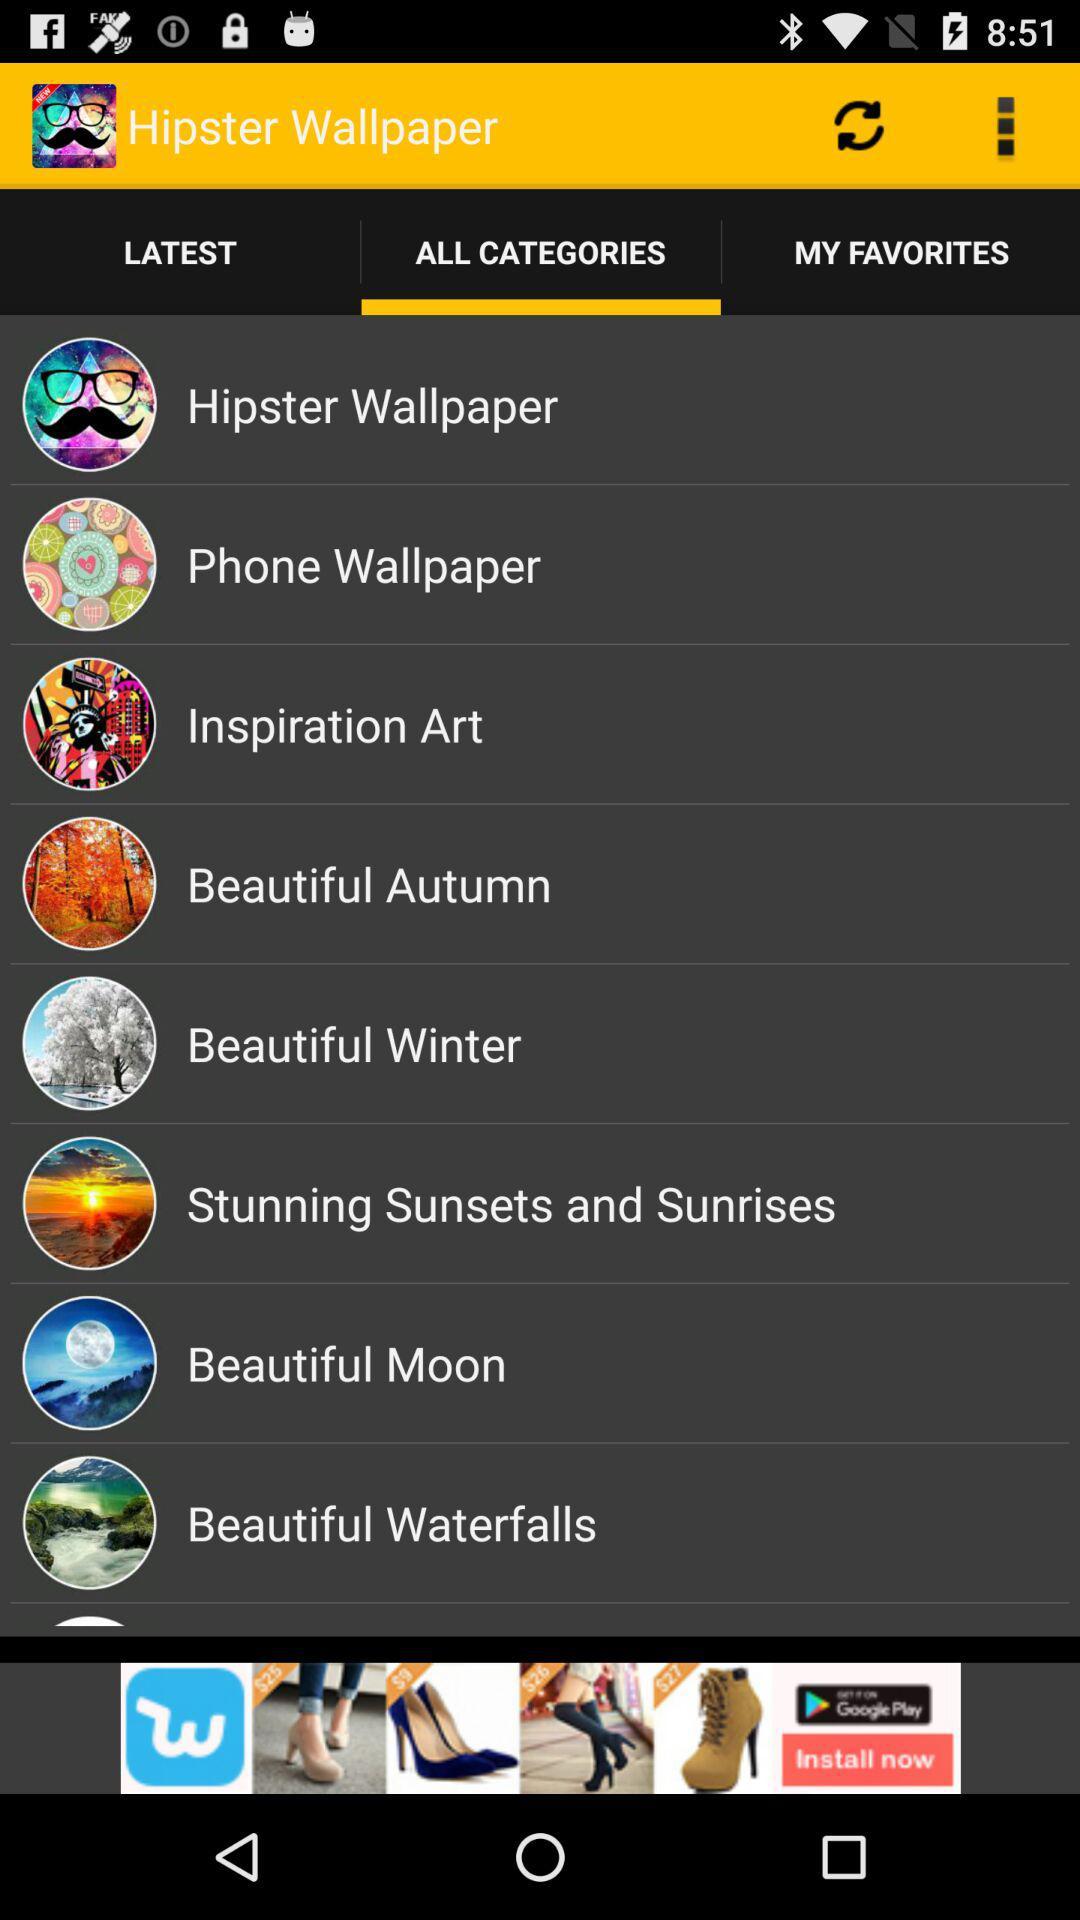 This screenshot has height=1920, width=1080. What do you see at coordinates (540, 1727) in the screenshot?
I see `advertisements` at bounding box center [540, 1727].